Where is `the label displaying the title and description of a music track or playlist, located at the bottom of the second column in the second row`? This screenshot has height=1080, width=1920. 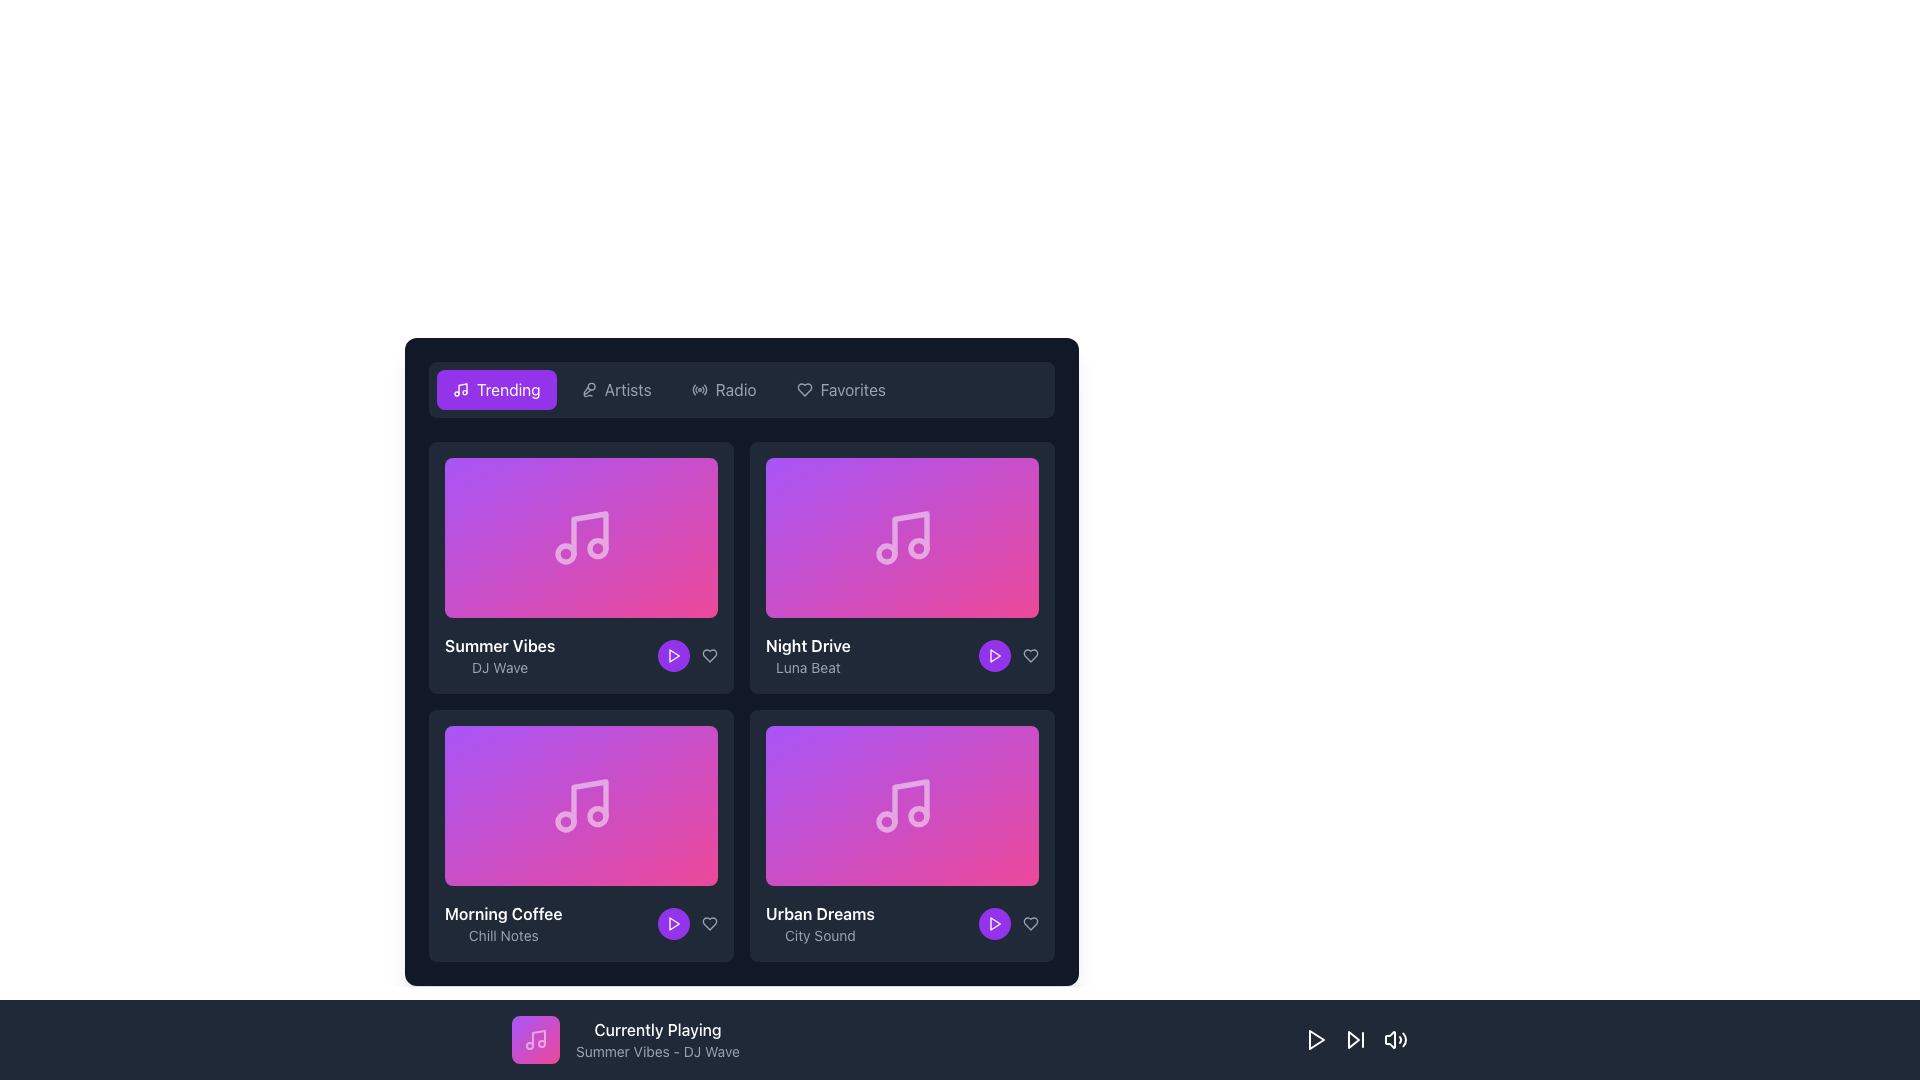
the label displaying the title and description of a music track or playlist, located at the bottom of the second column in the second row is located at coordinates (820, 924).